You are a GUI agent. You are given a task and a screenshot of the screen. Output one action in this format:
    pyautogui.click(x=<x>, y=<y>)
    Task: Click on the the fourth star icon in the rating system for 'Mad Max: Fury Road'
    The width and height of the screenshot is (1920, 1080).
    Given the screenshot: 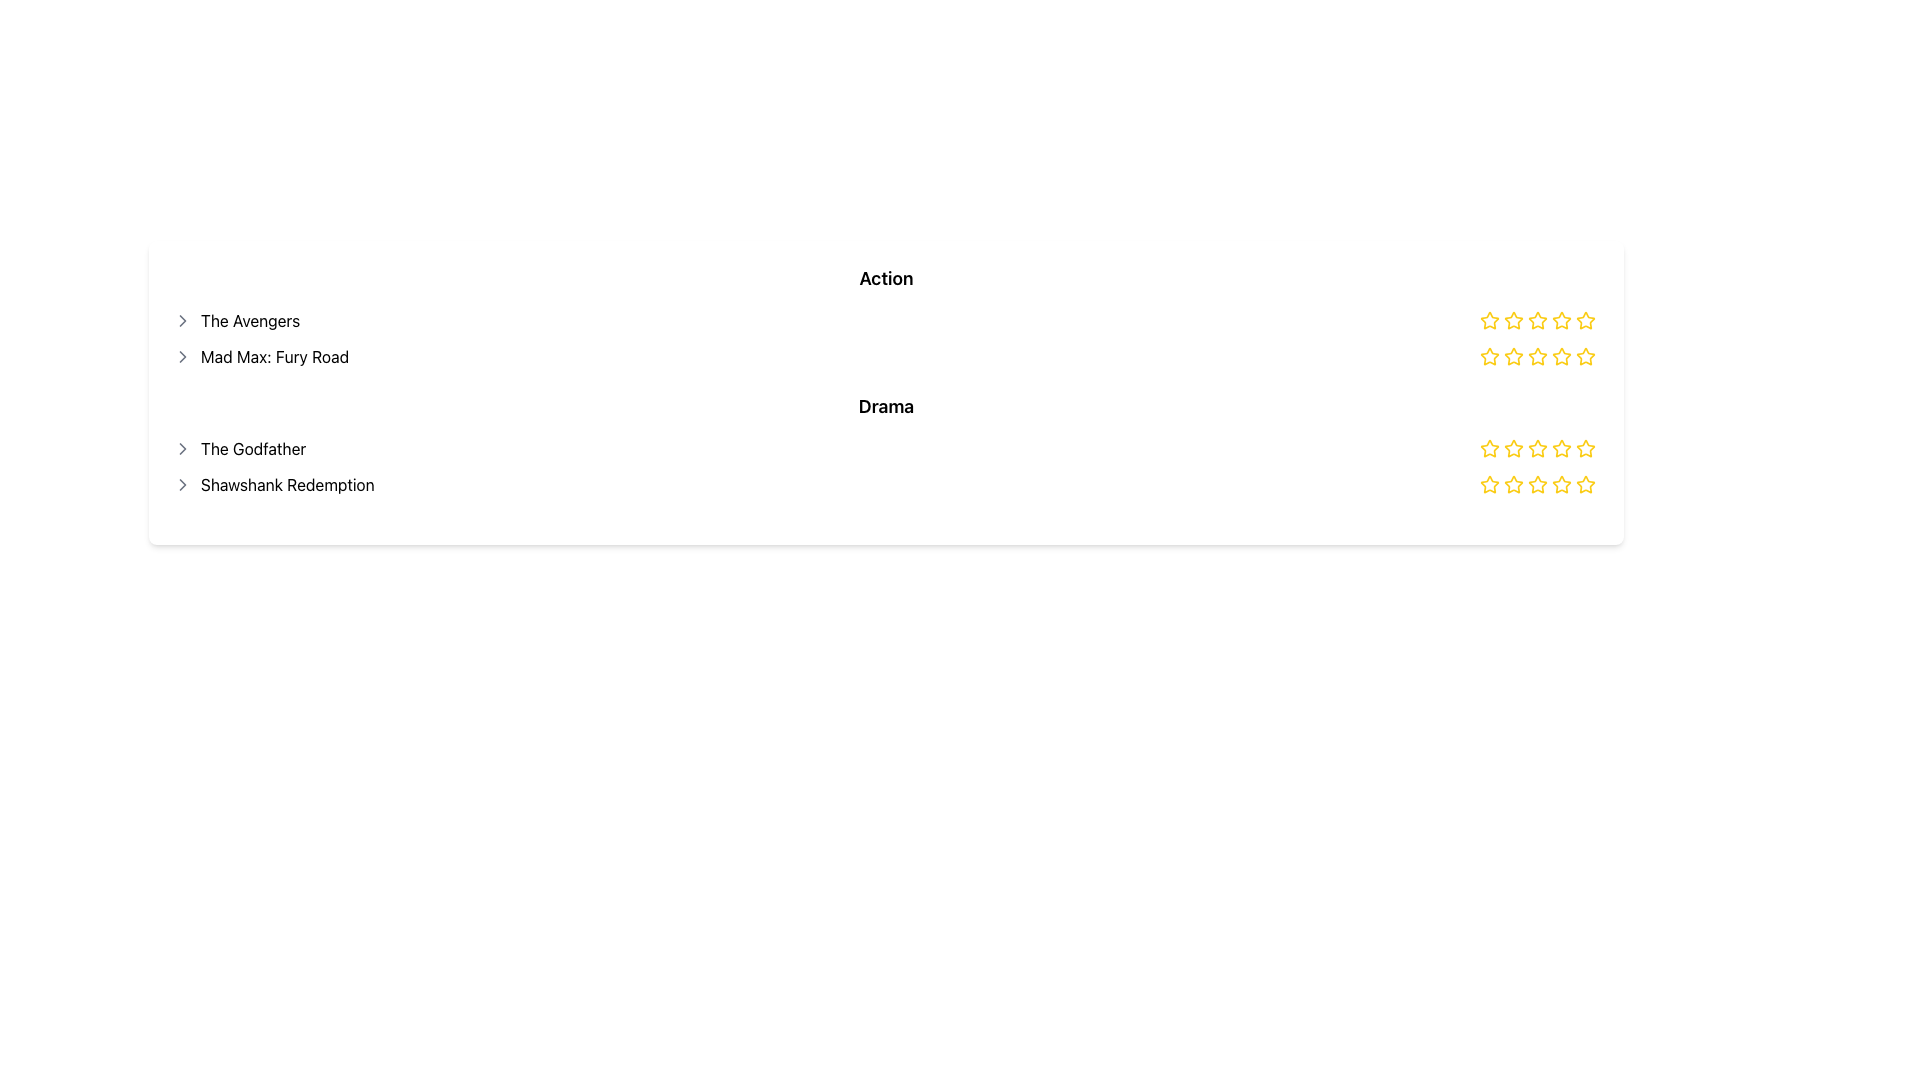 What is the action you would take?
    pyautogui.click(x=1584, y=356)
    